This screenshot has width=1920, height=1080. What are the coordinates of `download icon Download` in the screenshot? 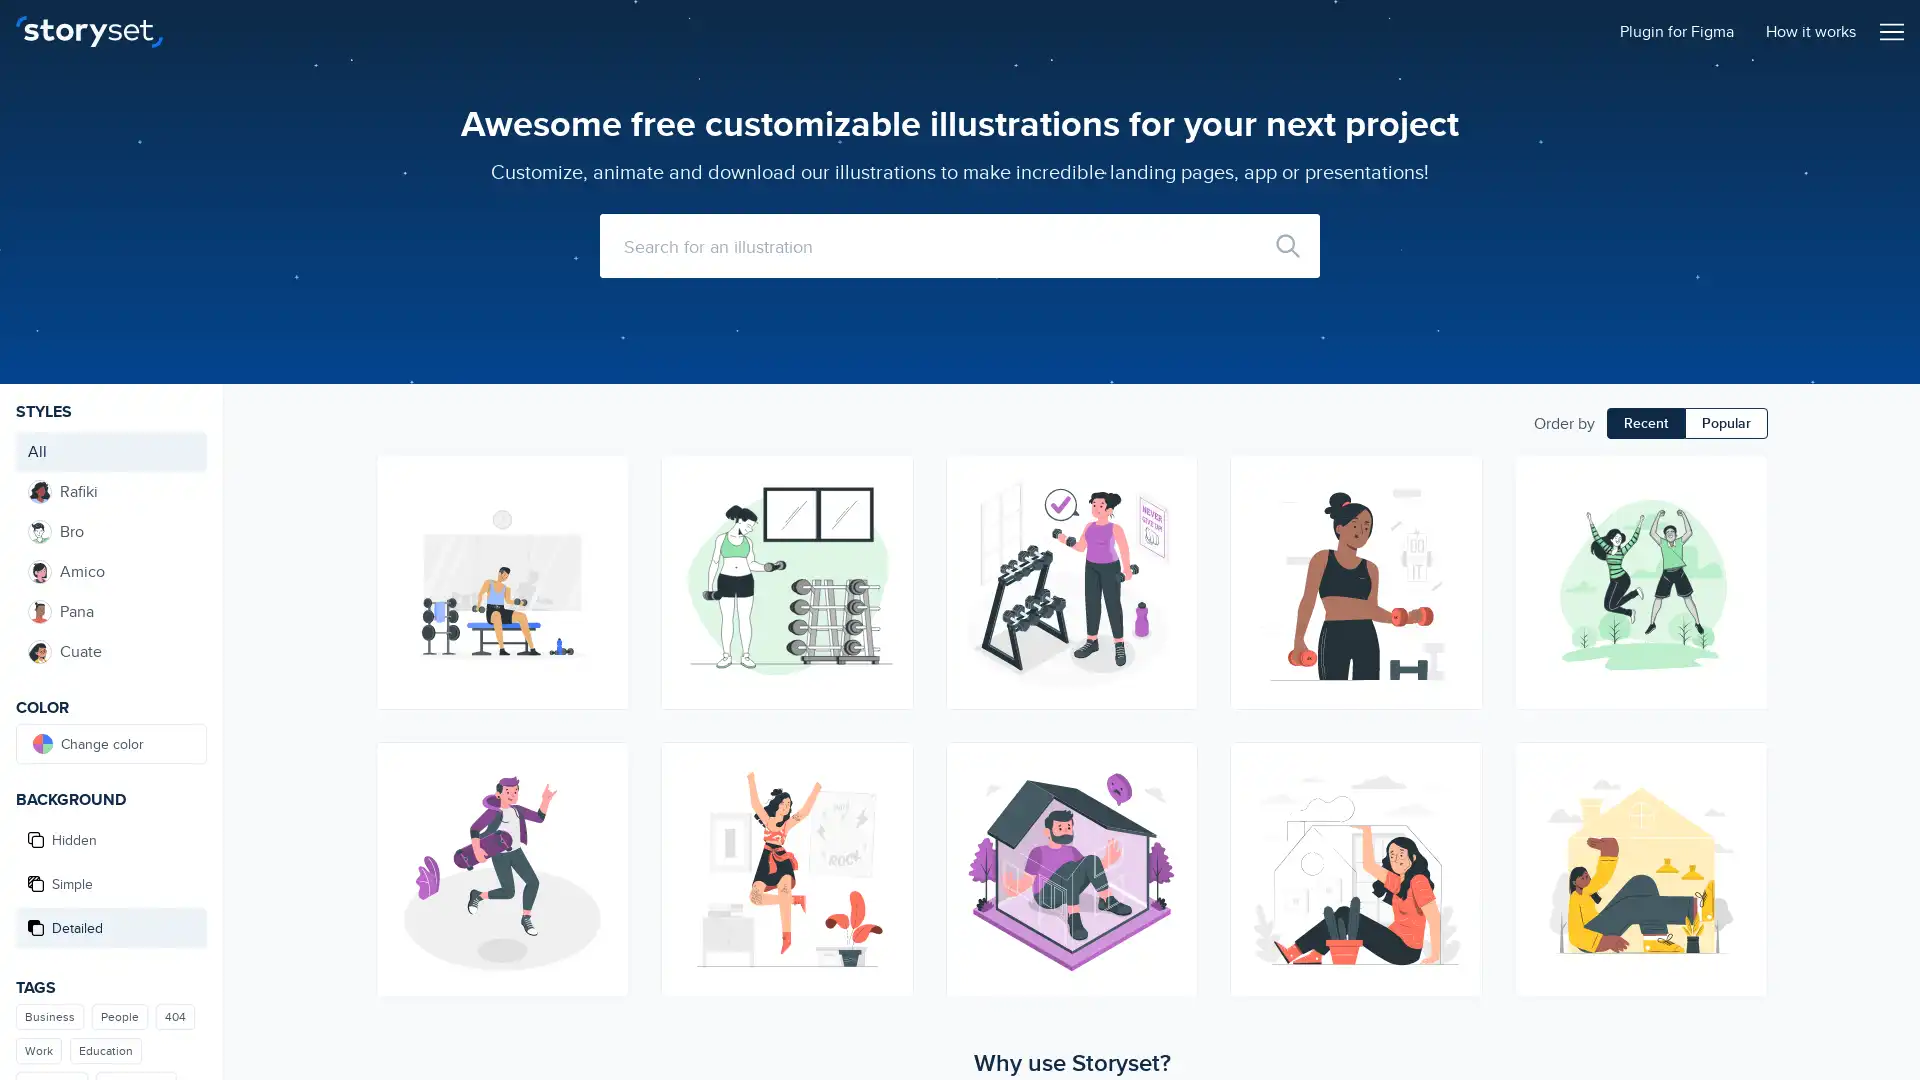 It's located at (1458, 515).